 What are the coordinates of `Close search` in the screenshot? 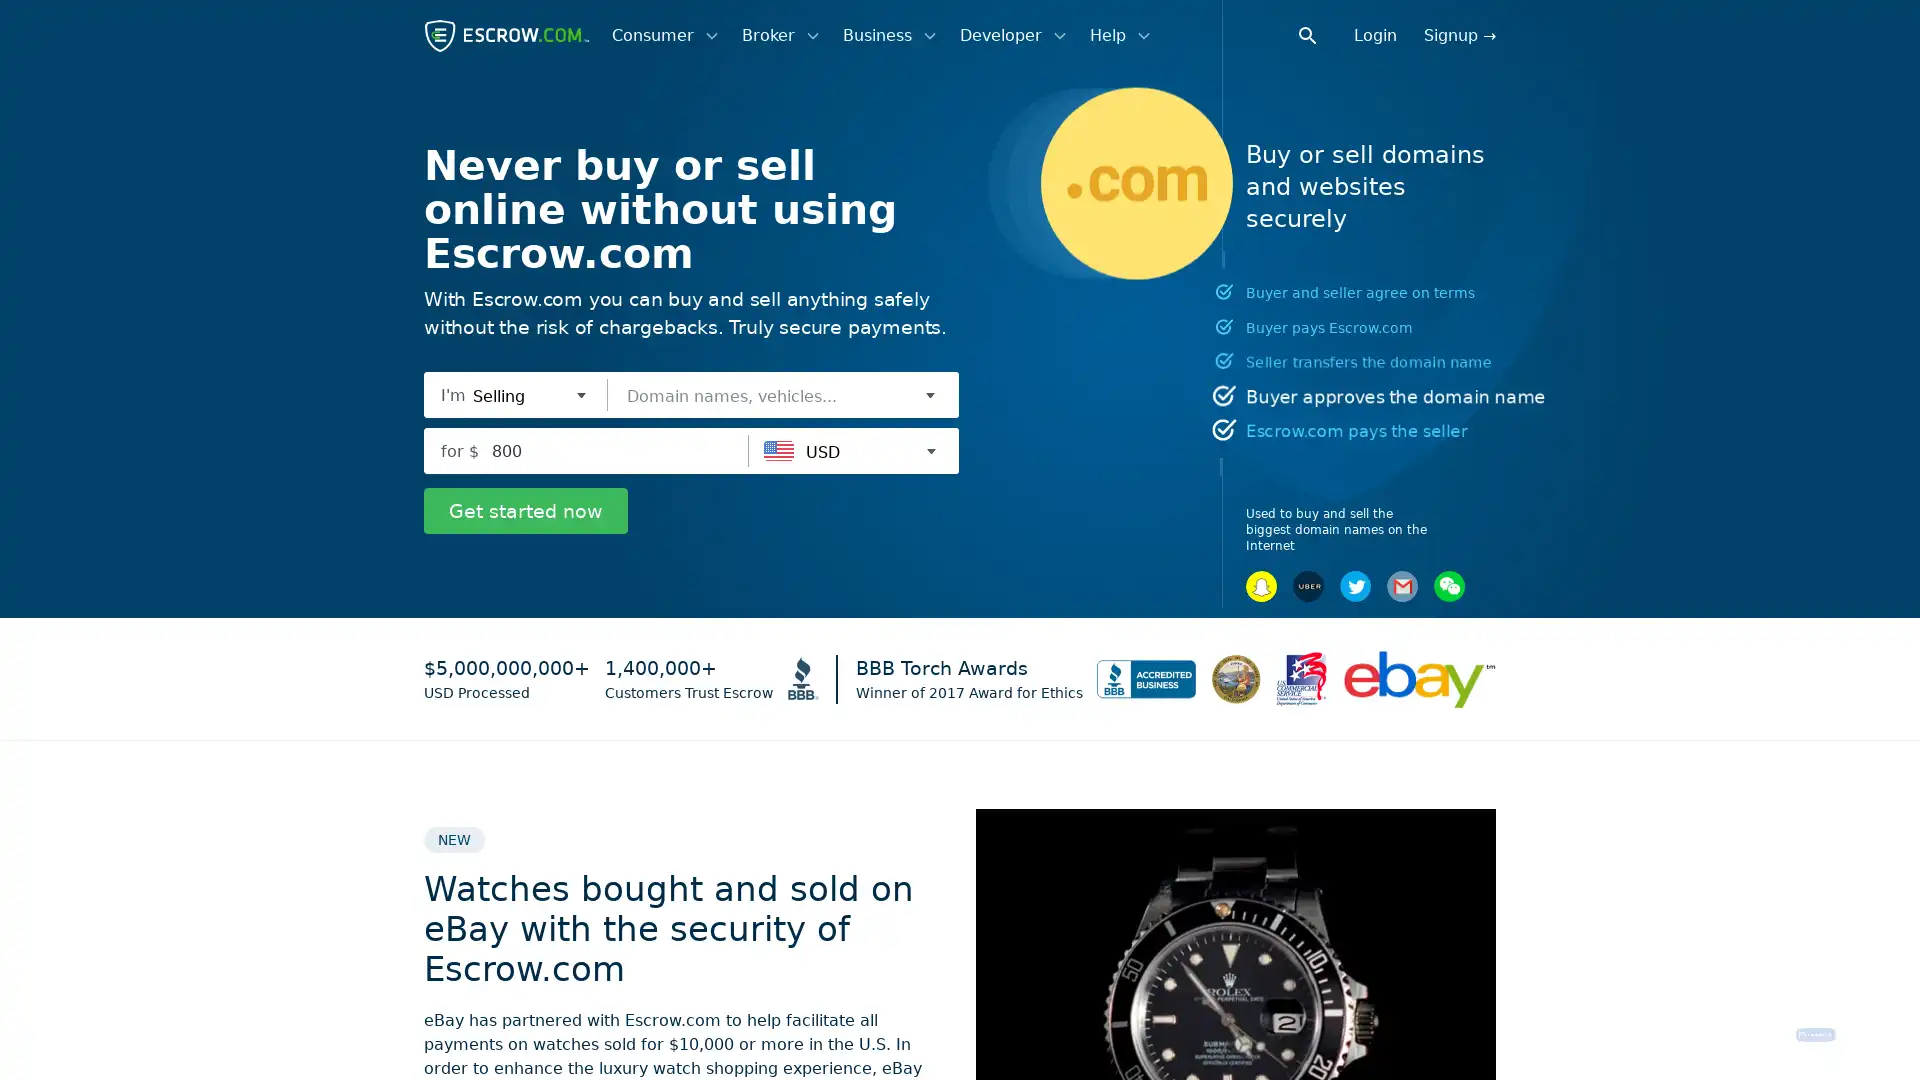 It's located at (1319, 34).